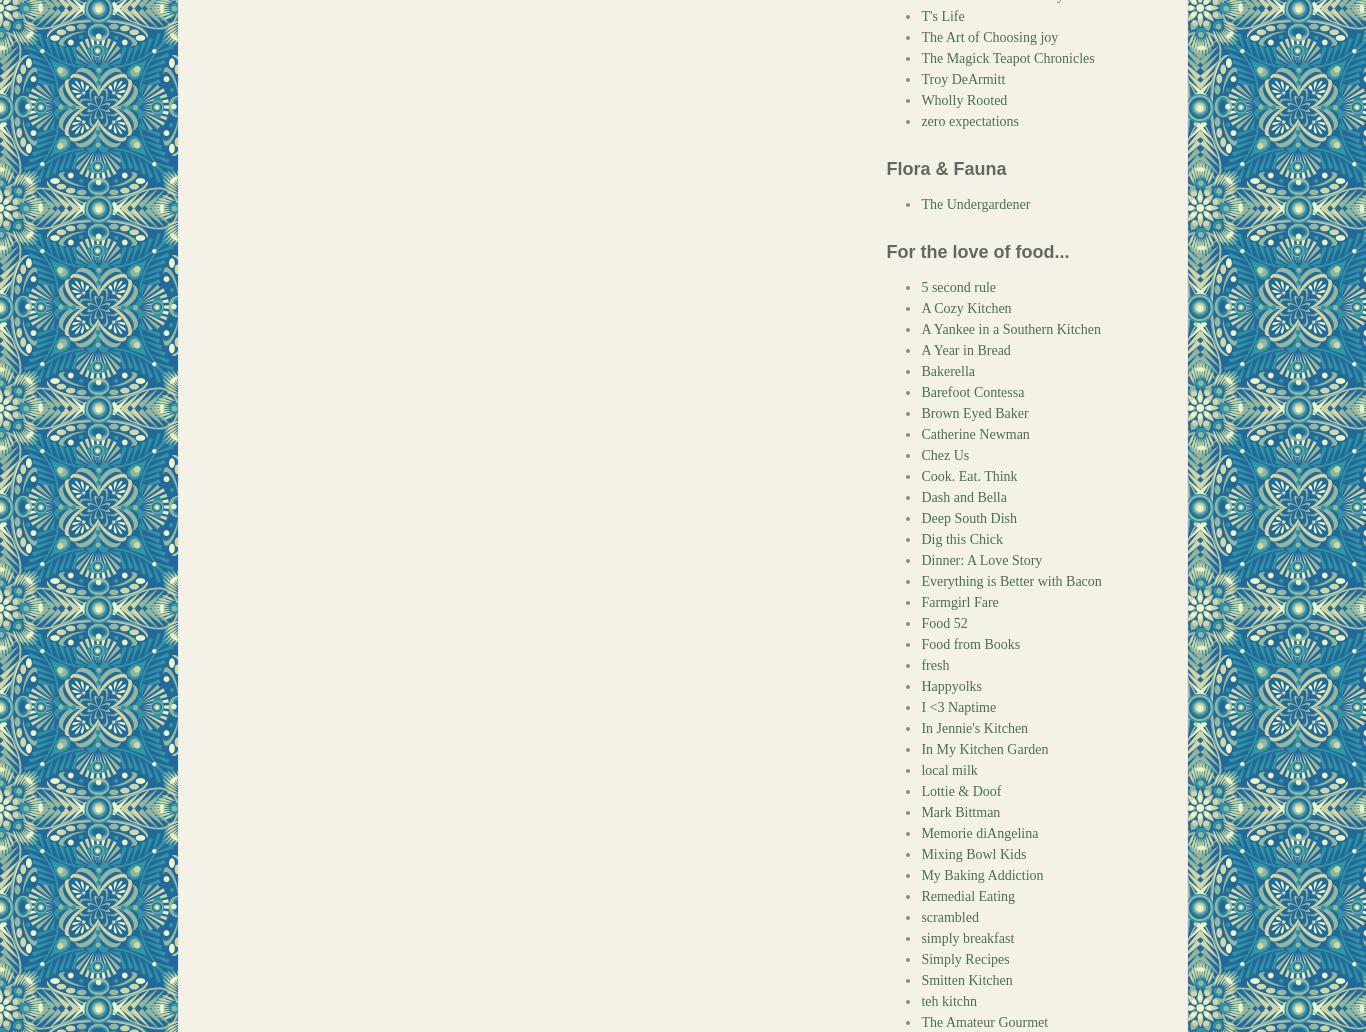 The width and height of the screenshot is (1366, 1032). Describe the element at coordinates (958, 287) in the screenshot. I see `'5 second rule'` at that location.